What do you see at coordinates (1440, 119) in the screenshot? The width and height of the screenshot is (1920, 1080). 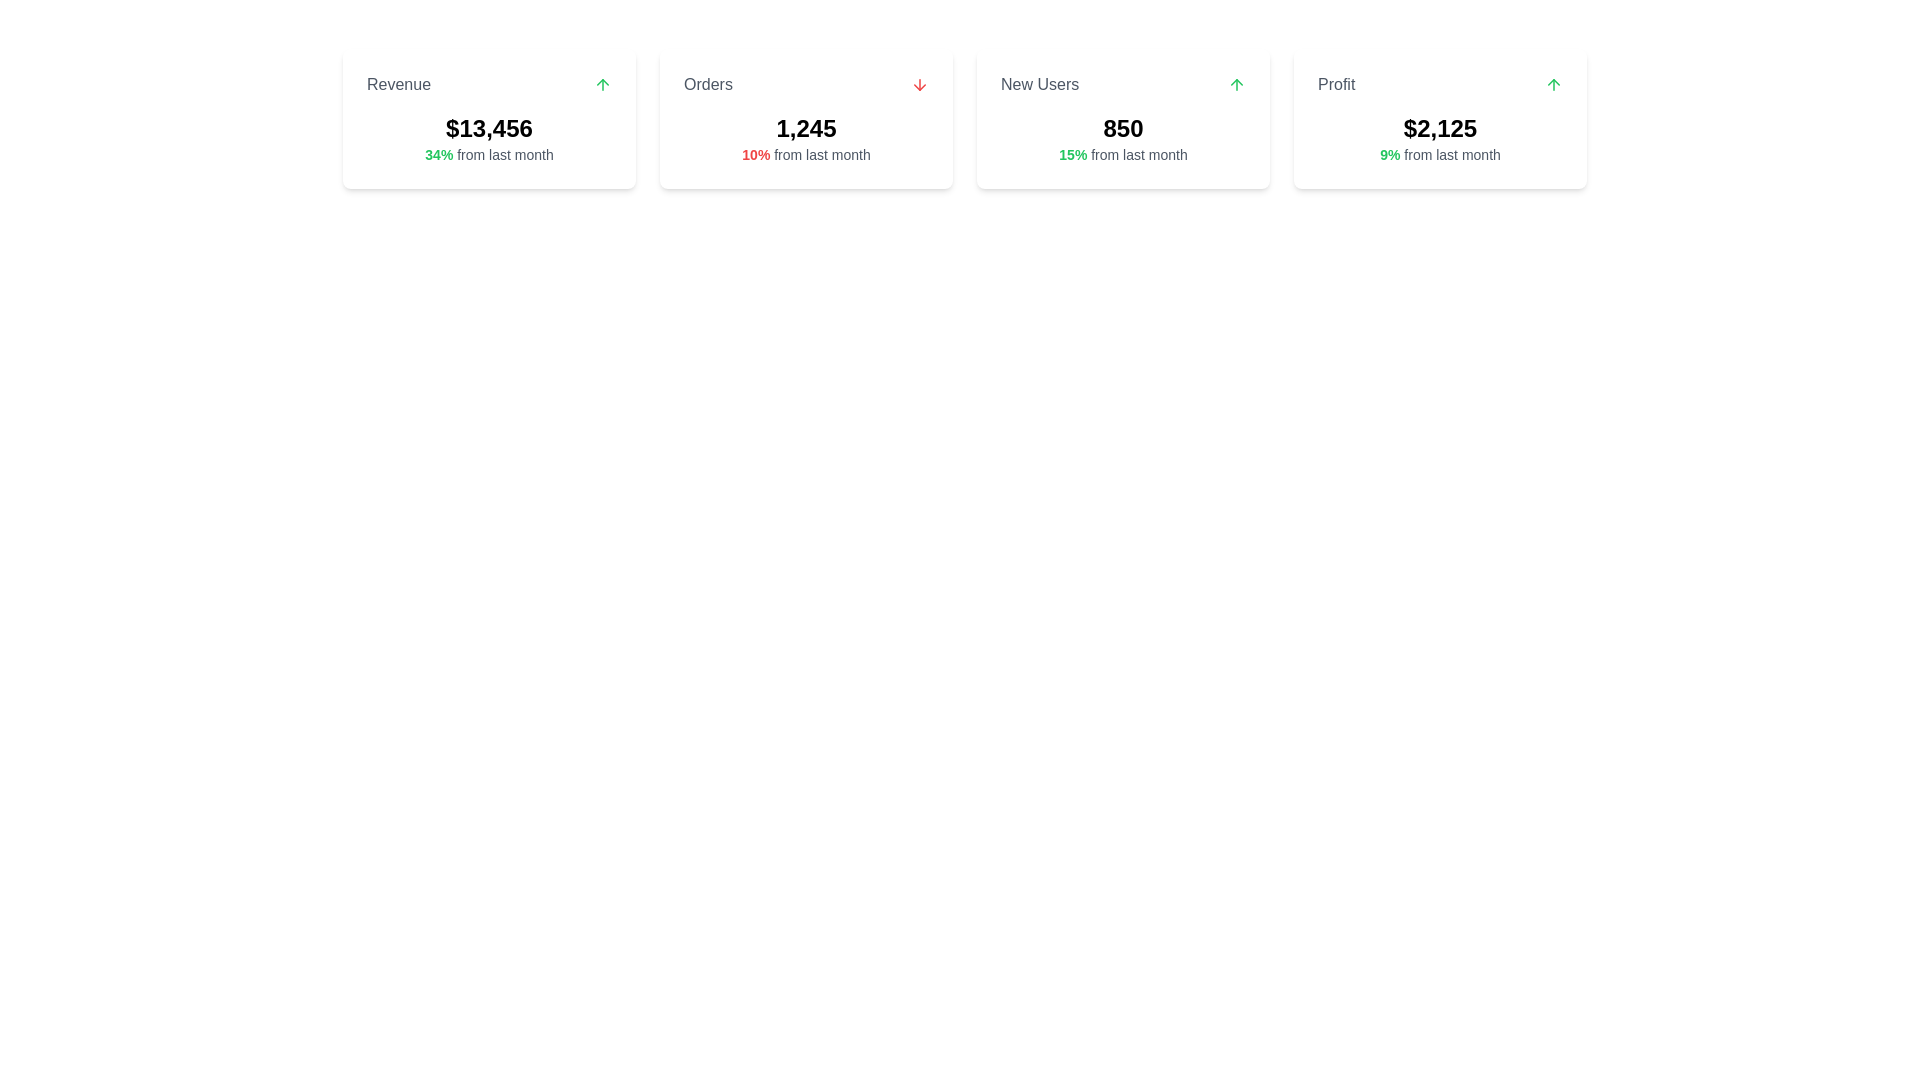 I see `the 'Profit' summary card, which is the fourth card in a horizontal grid layout, to interact with it if interactive actions are supported by the application` at bounding box center [1440, 119].